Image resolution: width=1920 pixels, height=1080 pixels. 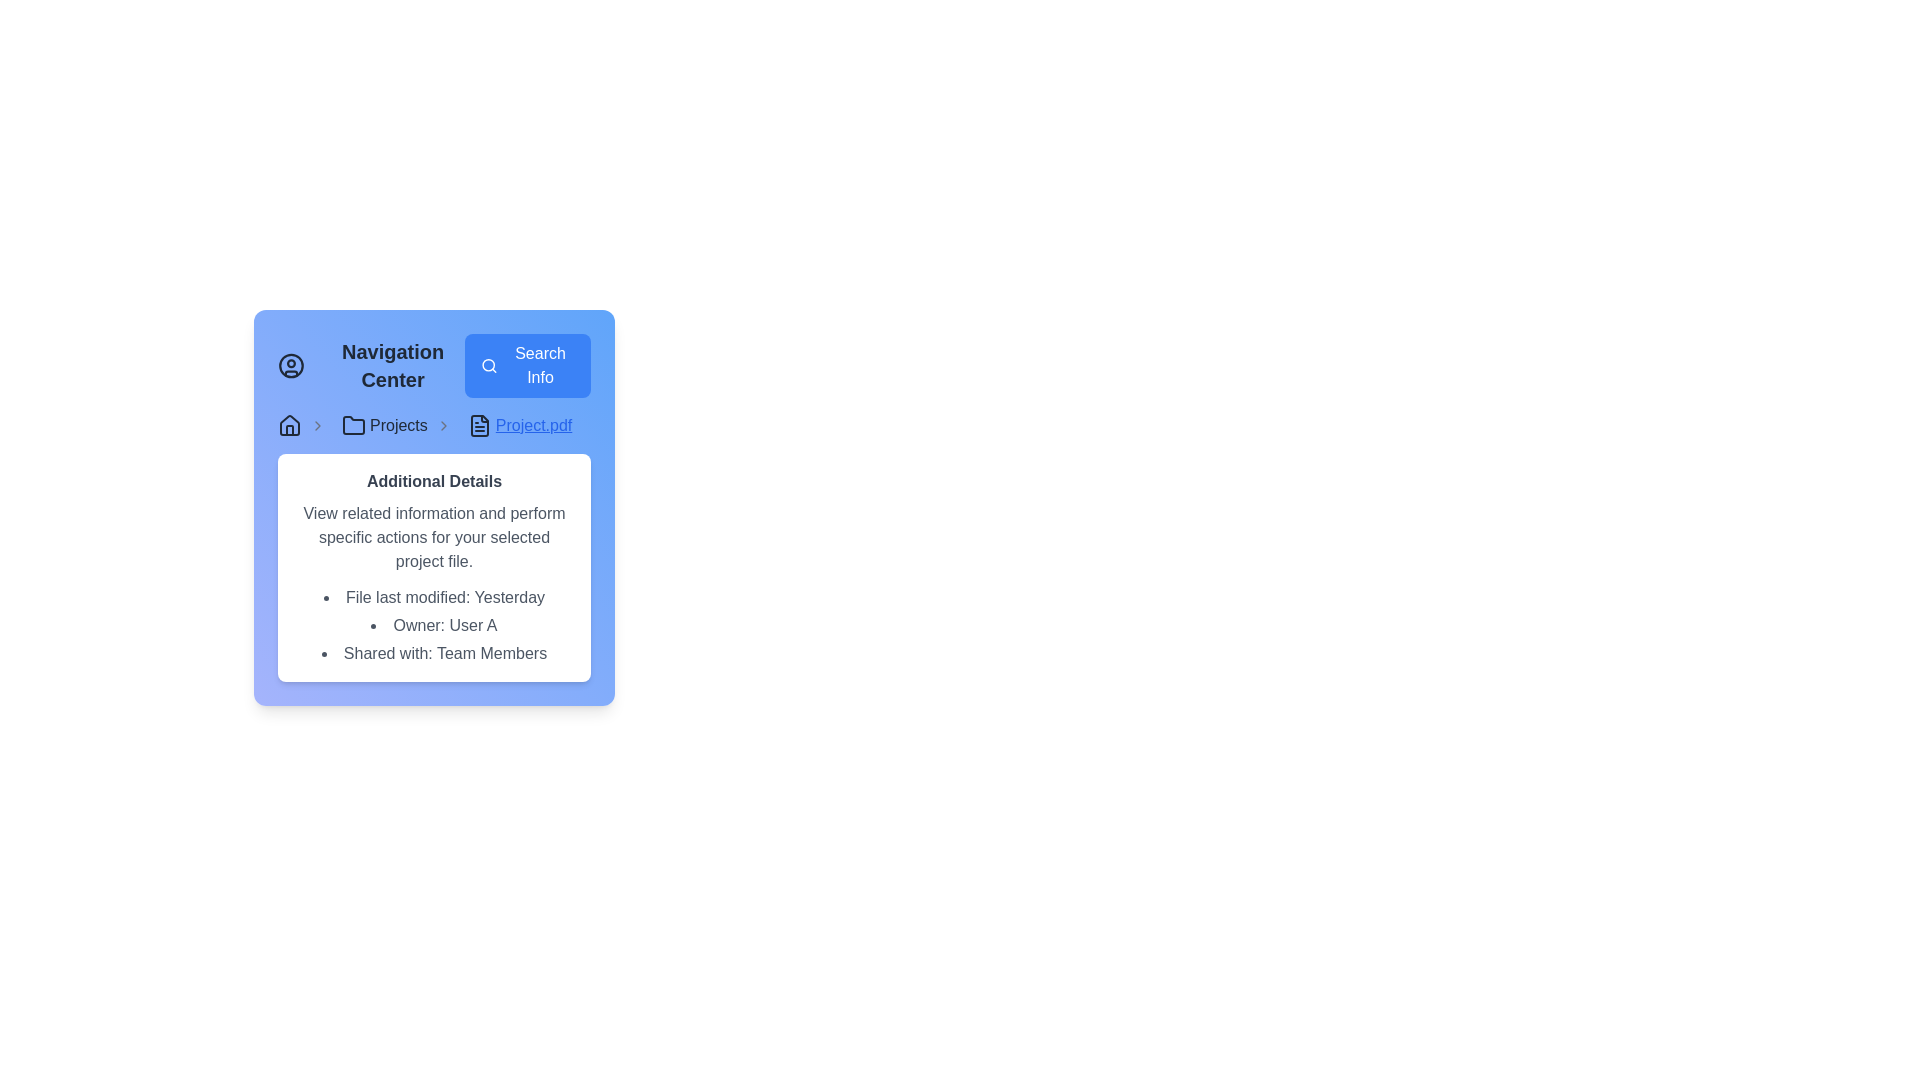 What do you see at coordinates (433, 654) in the screenshot?
I see `the text label displaying 'Shared with: Team Members' which is the last entry in the 'Additional Details' section, located within a white rectangular section with a light blue background` at bounding box center [433, 654].